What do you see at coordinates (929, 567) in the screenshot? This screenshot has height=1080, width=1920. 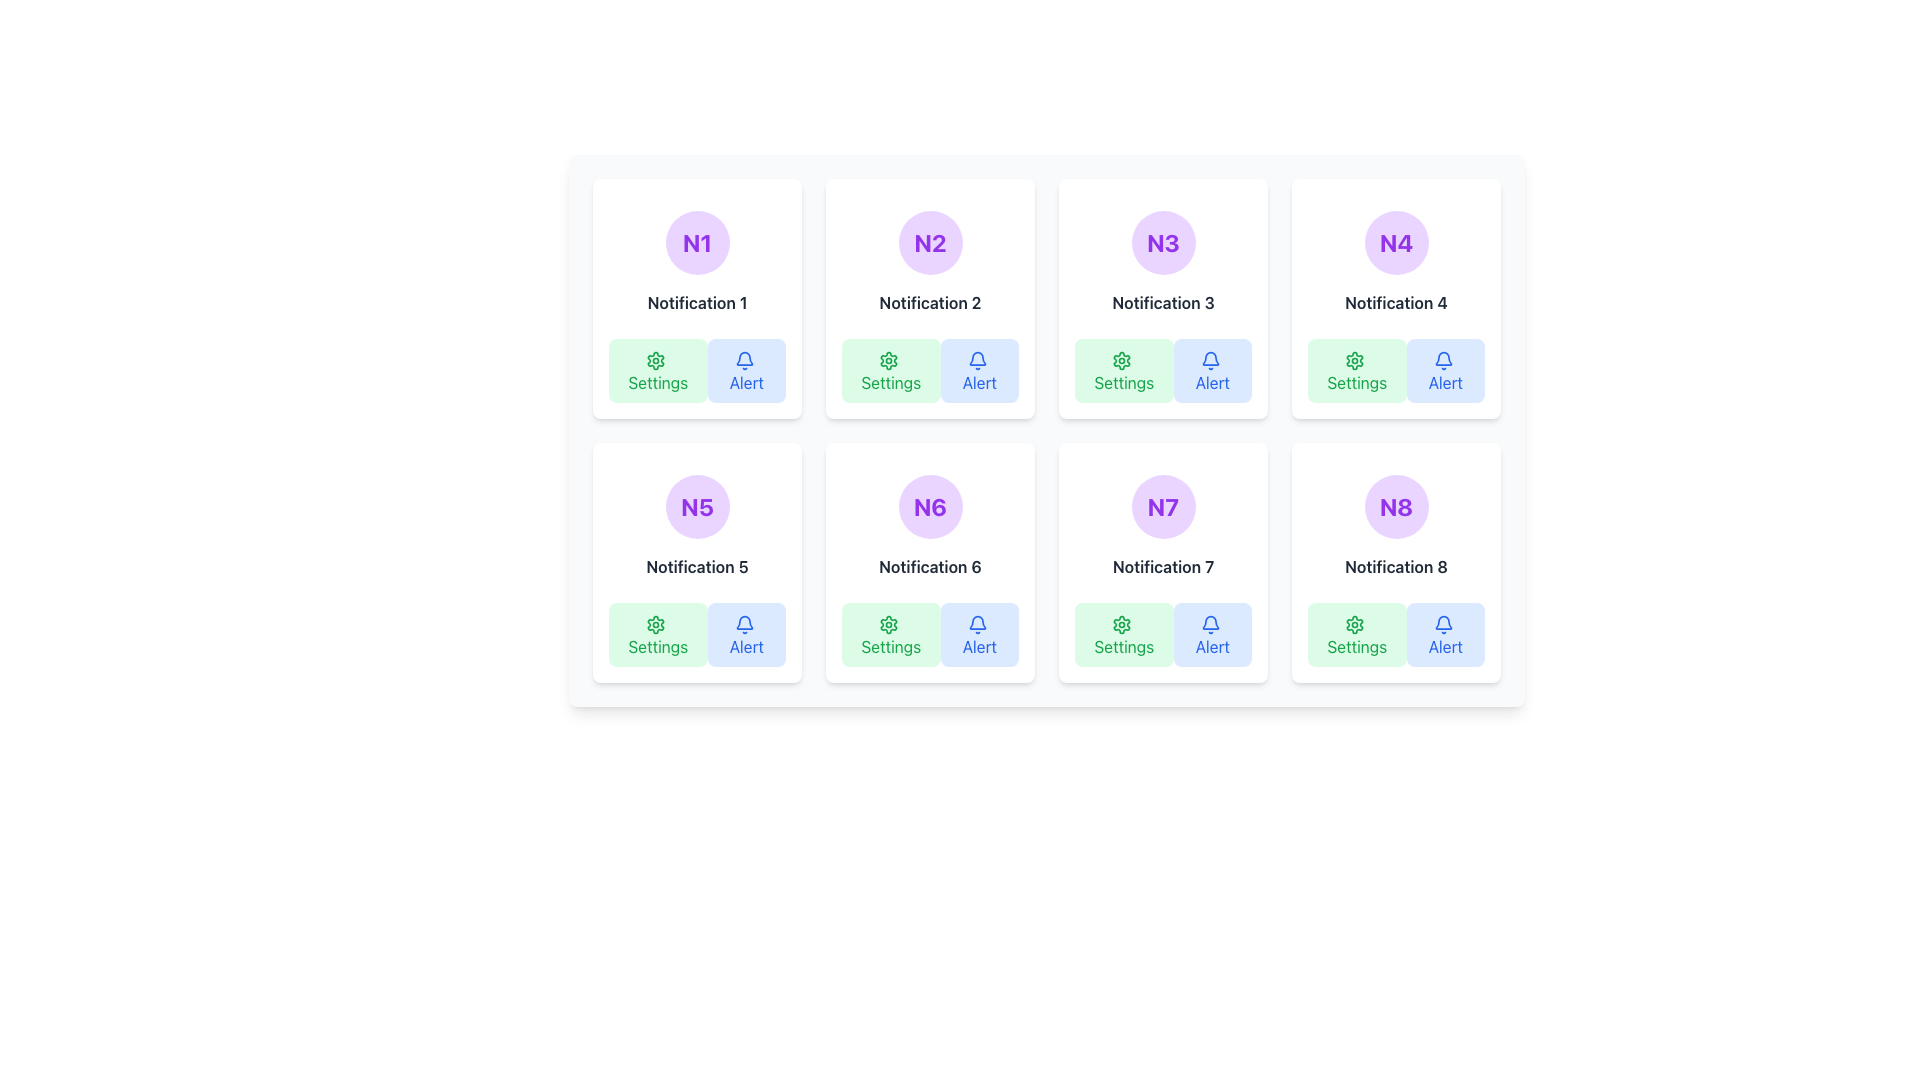 I see `the non-interactive text label that indicates the notification number or type, which is center-aligned within the sixth card in a grid layout, located in the second row and third column` at bounding box center [929, 567].